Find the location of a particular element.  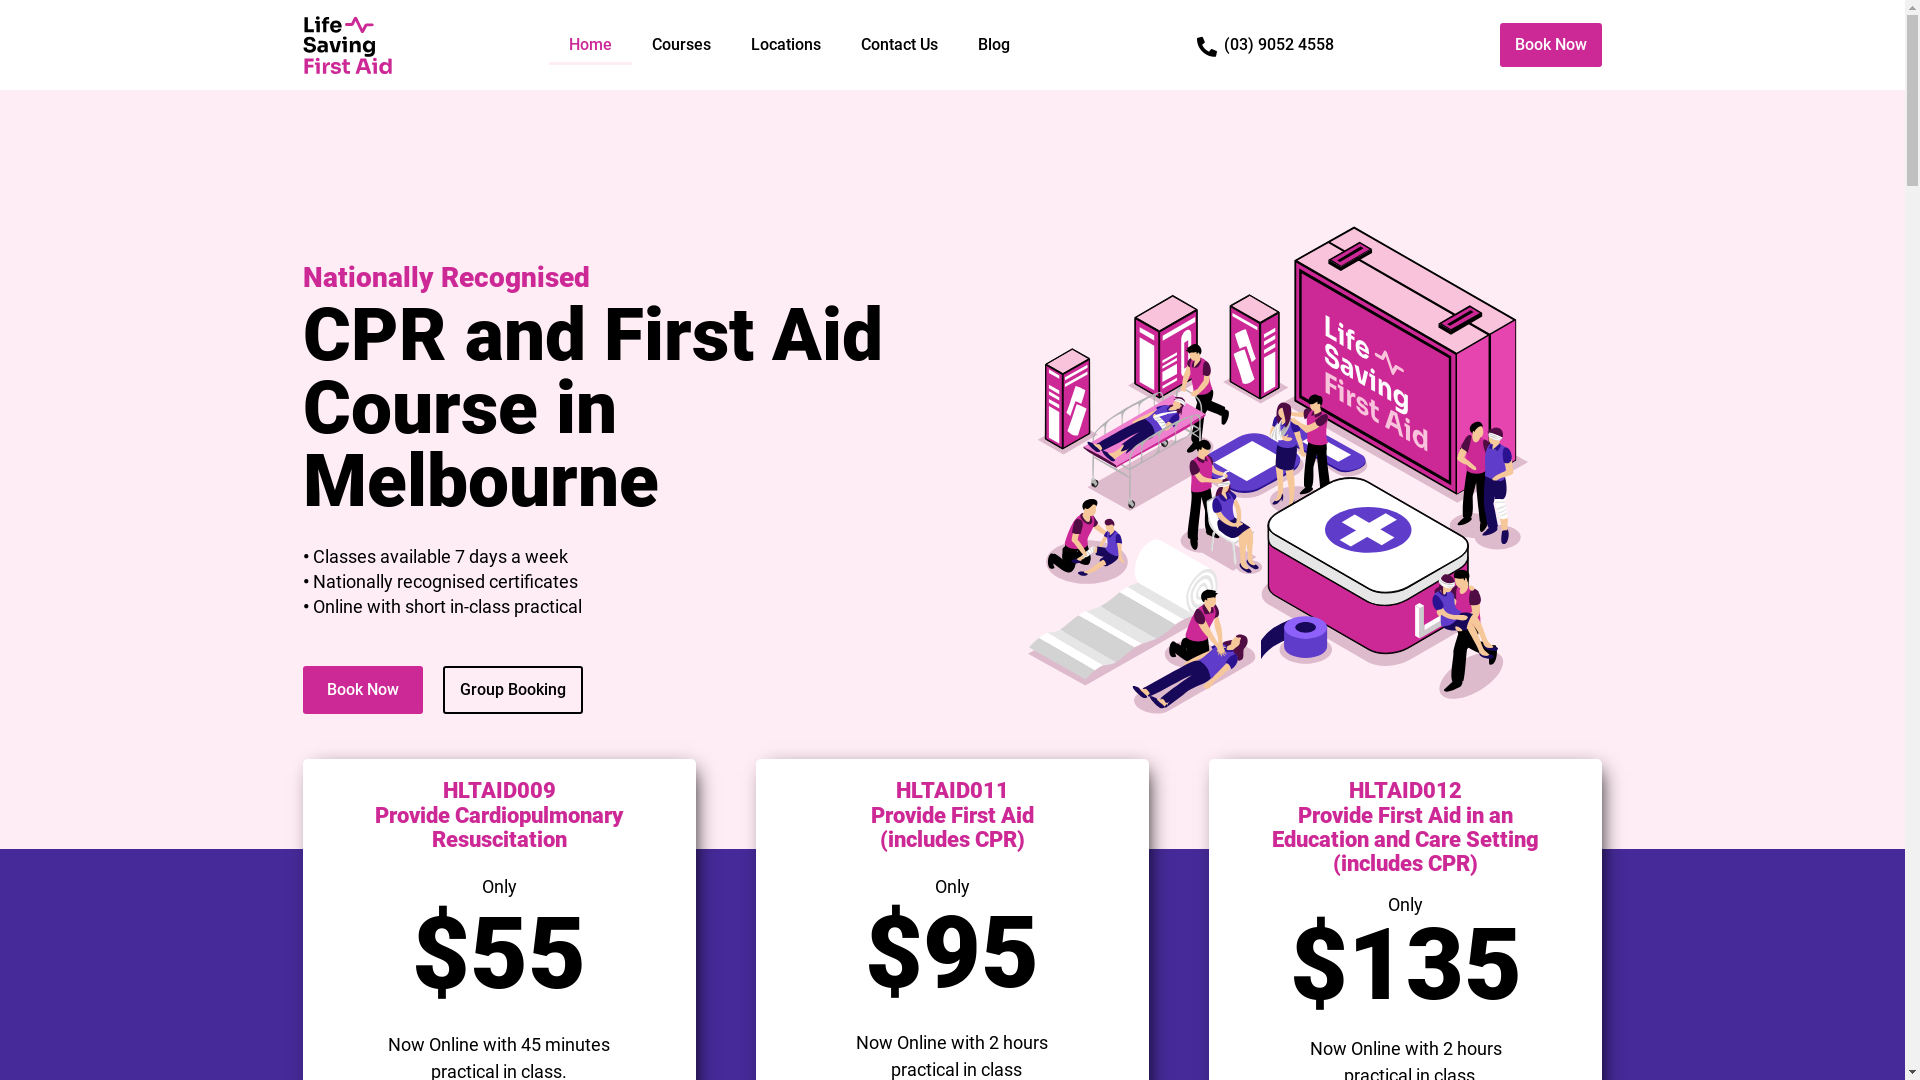

'Home' is located at coordinates (589, 45).